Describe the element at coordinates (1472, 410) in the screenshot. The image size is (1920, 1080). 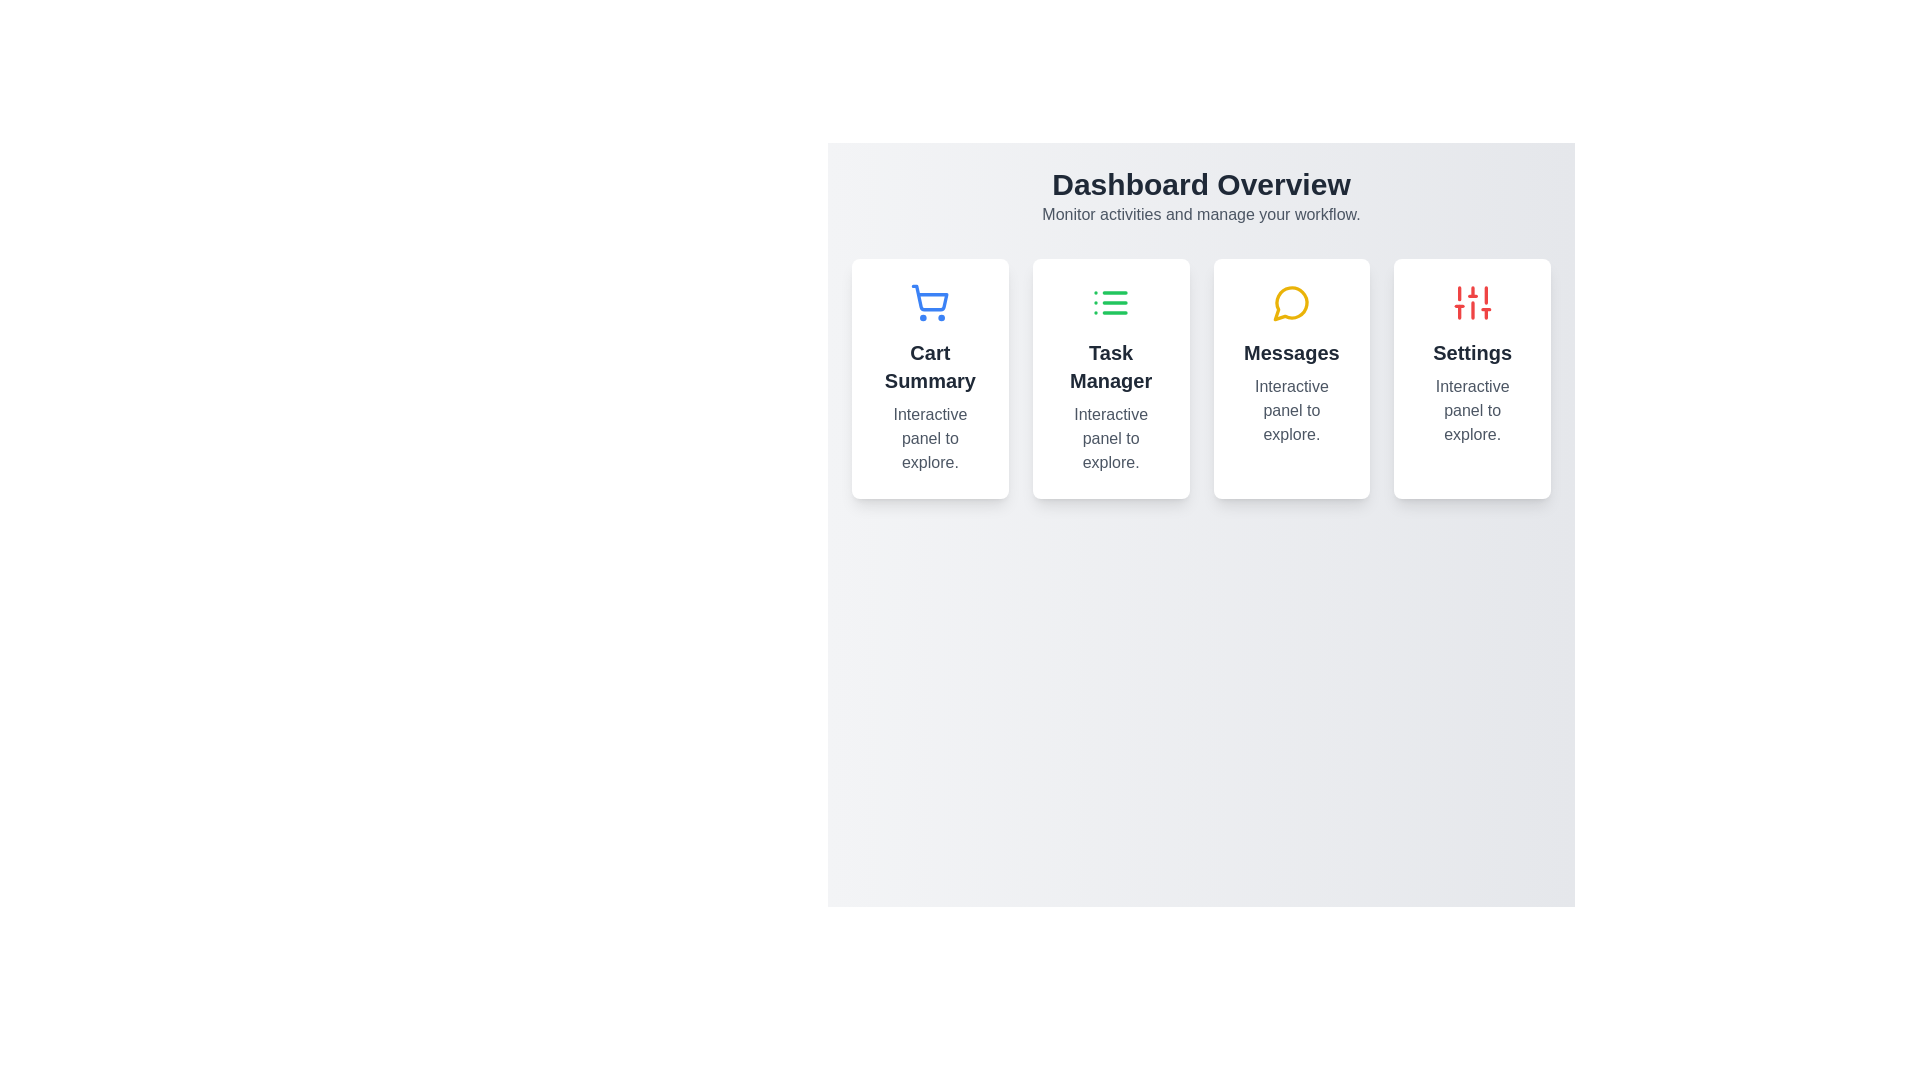
I see `the text label that reads 'Interactive panel` at that location.